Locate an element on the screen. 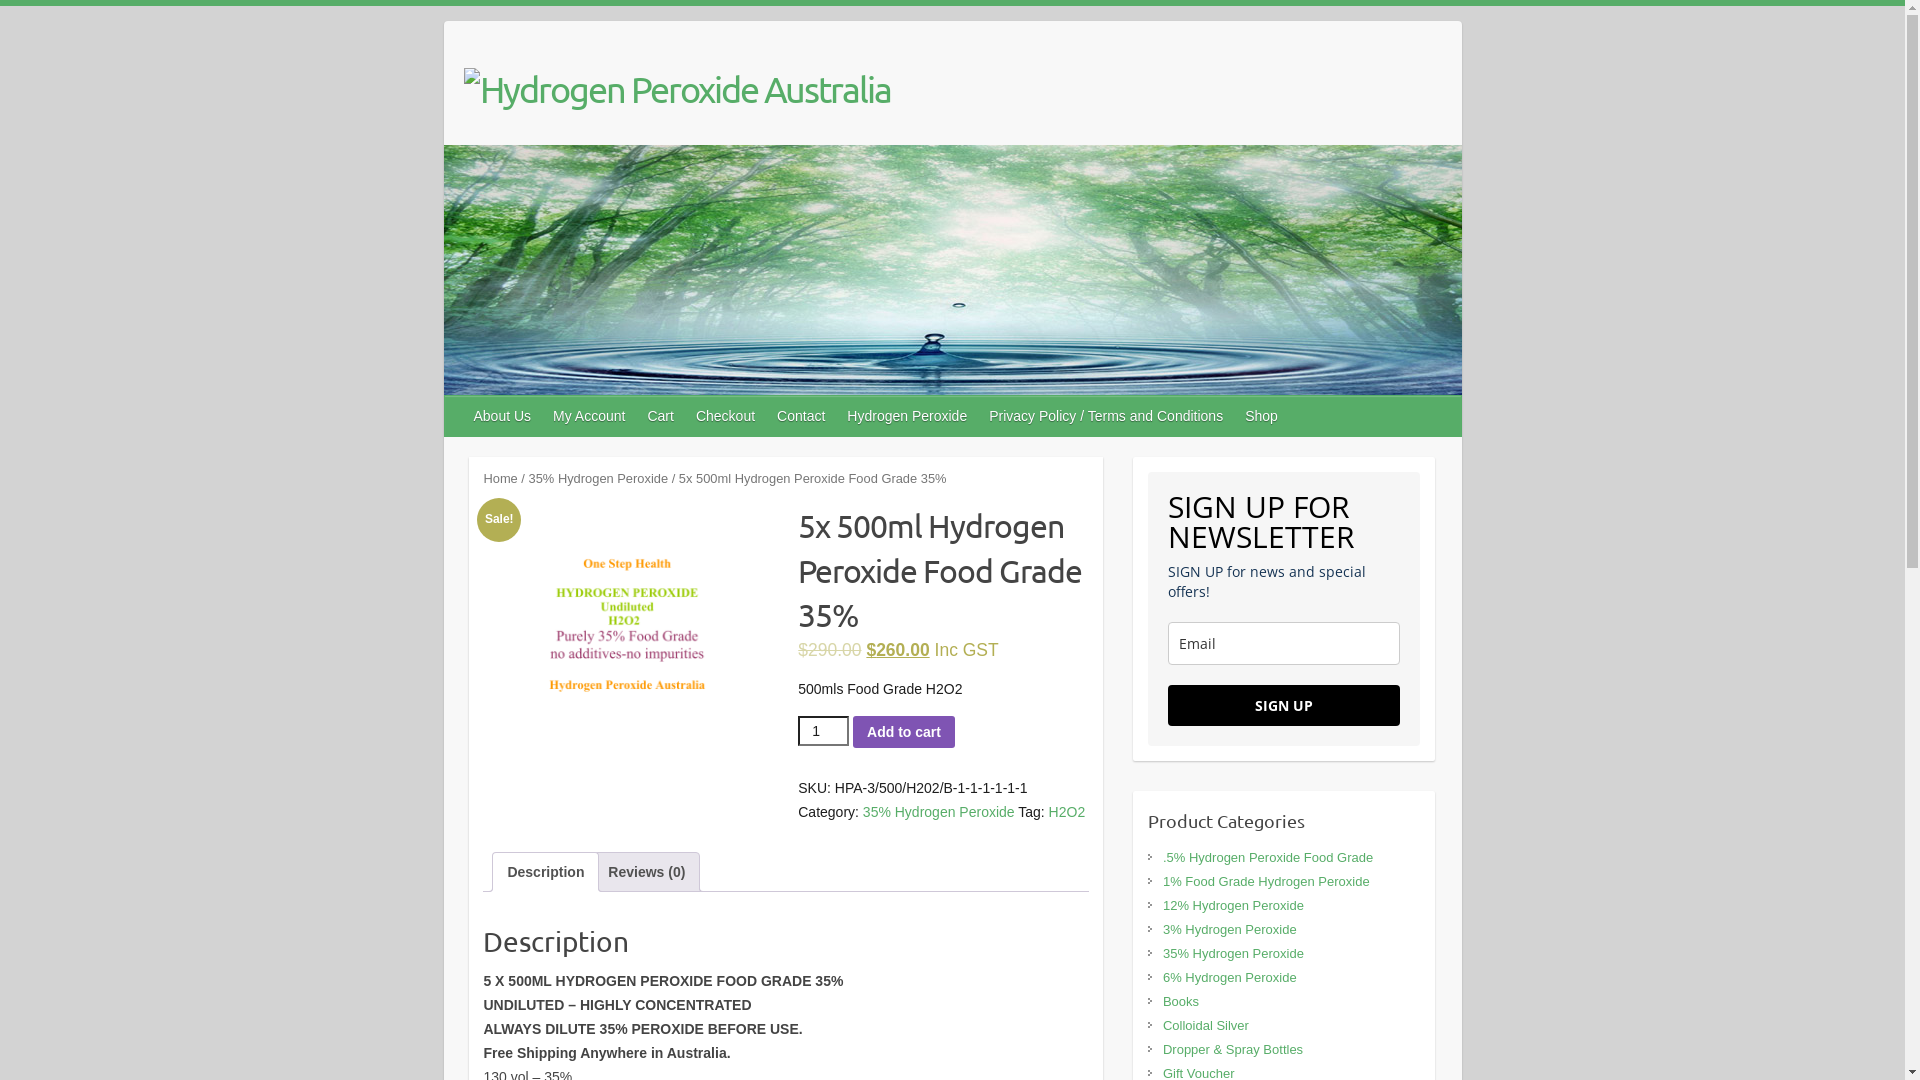 The height and width of the screenshot is (1080, 1920). 'Contact' is located at coordinates (766, 415).